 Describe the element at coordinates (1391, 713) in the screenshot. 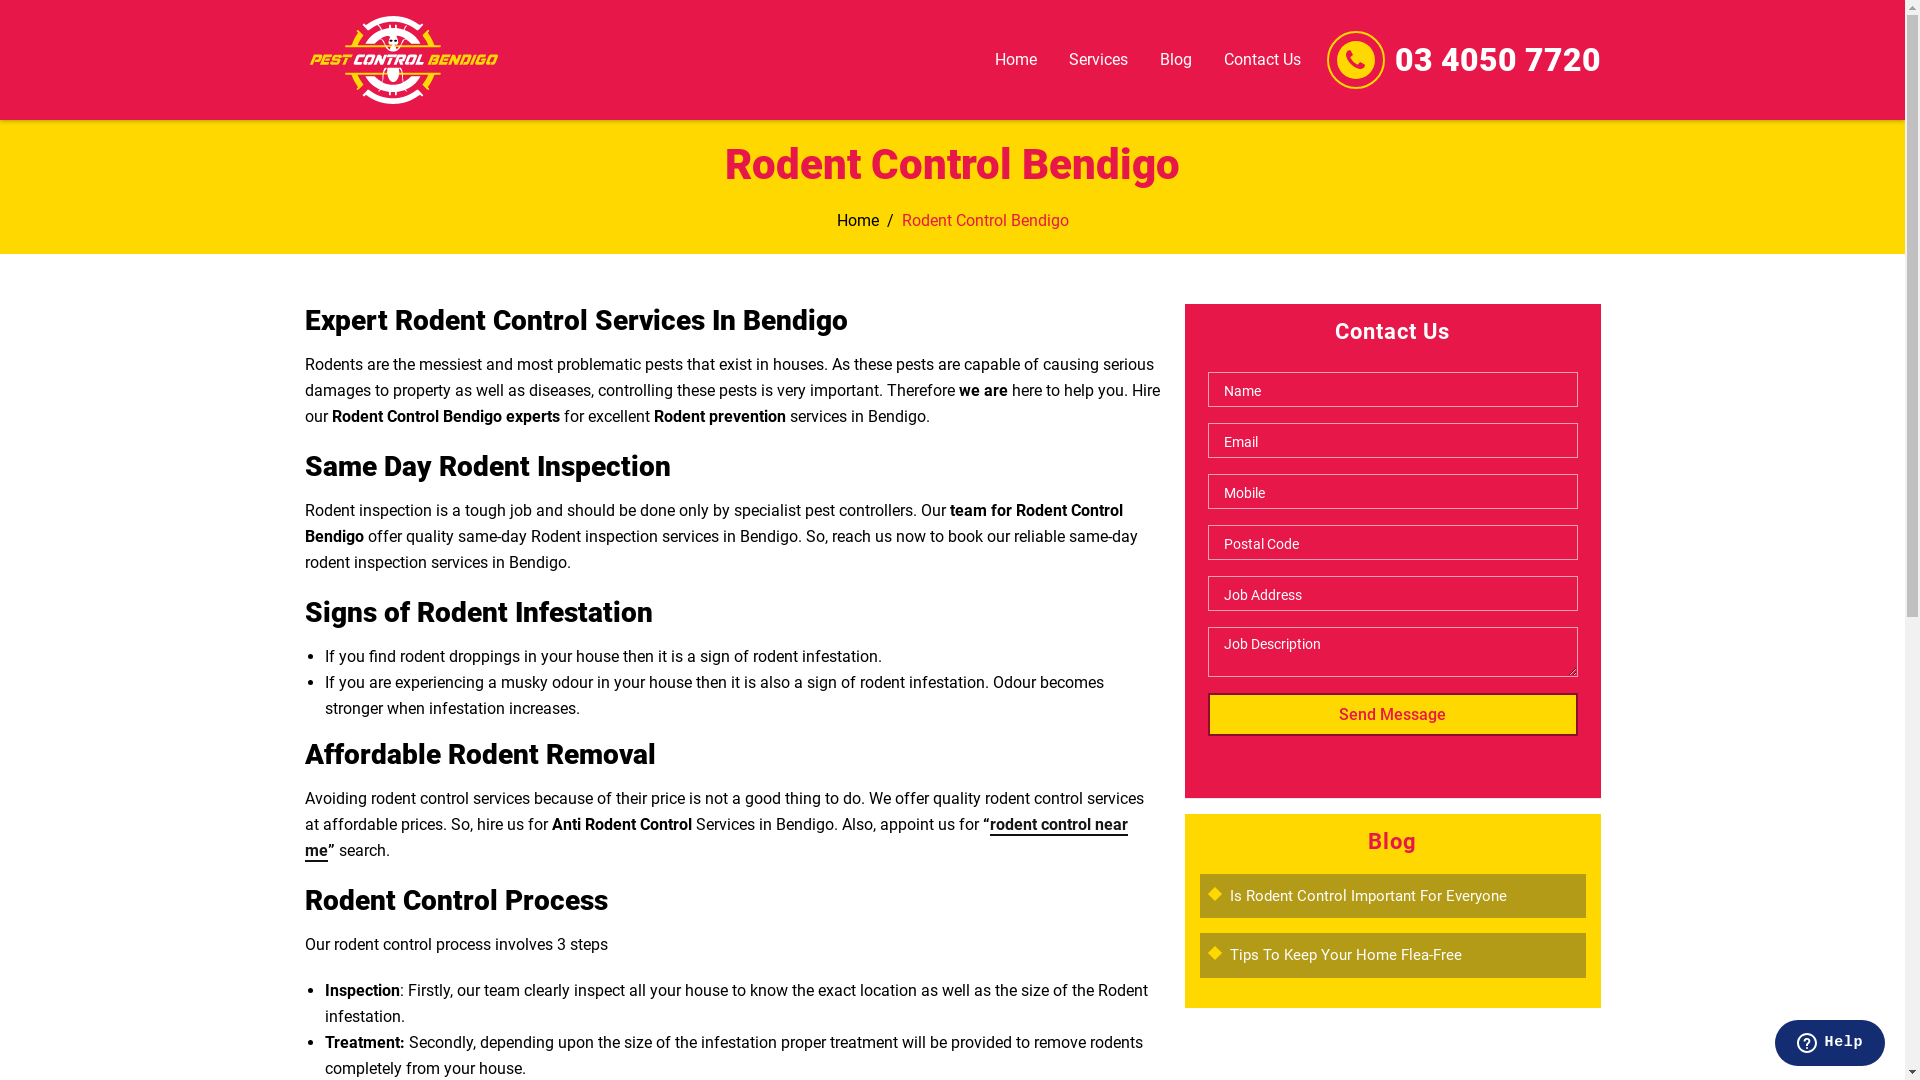

I see `'Send Message'` at that location.